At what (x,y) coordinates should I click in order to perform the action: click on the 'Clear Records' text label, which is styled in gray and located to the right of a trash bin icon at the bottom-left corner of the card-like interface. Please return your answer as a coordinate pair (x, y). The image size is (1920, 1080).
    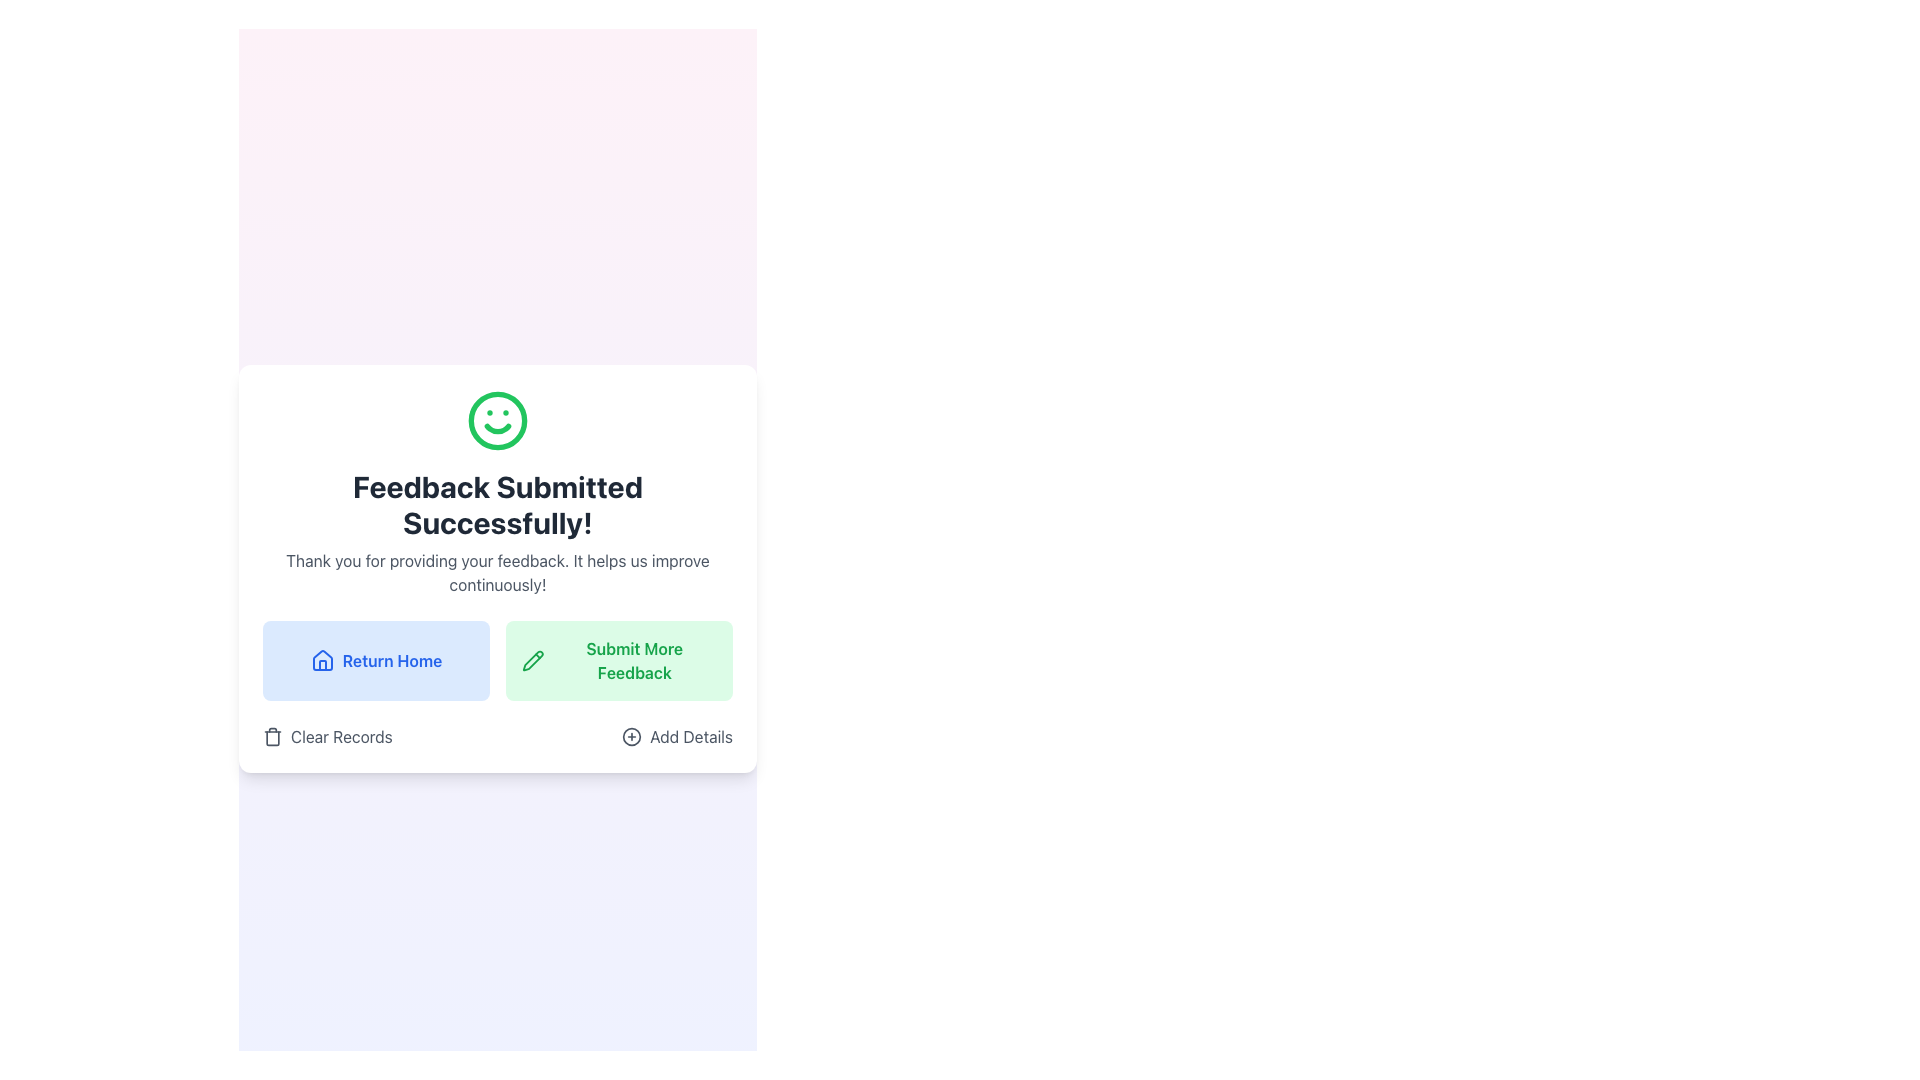
    Looking at the image, I should click on (341, 736).